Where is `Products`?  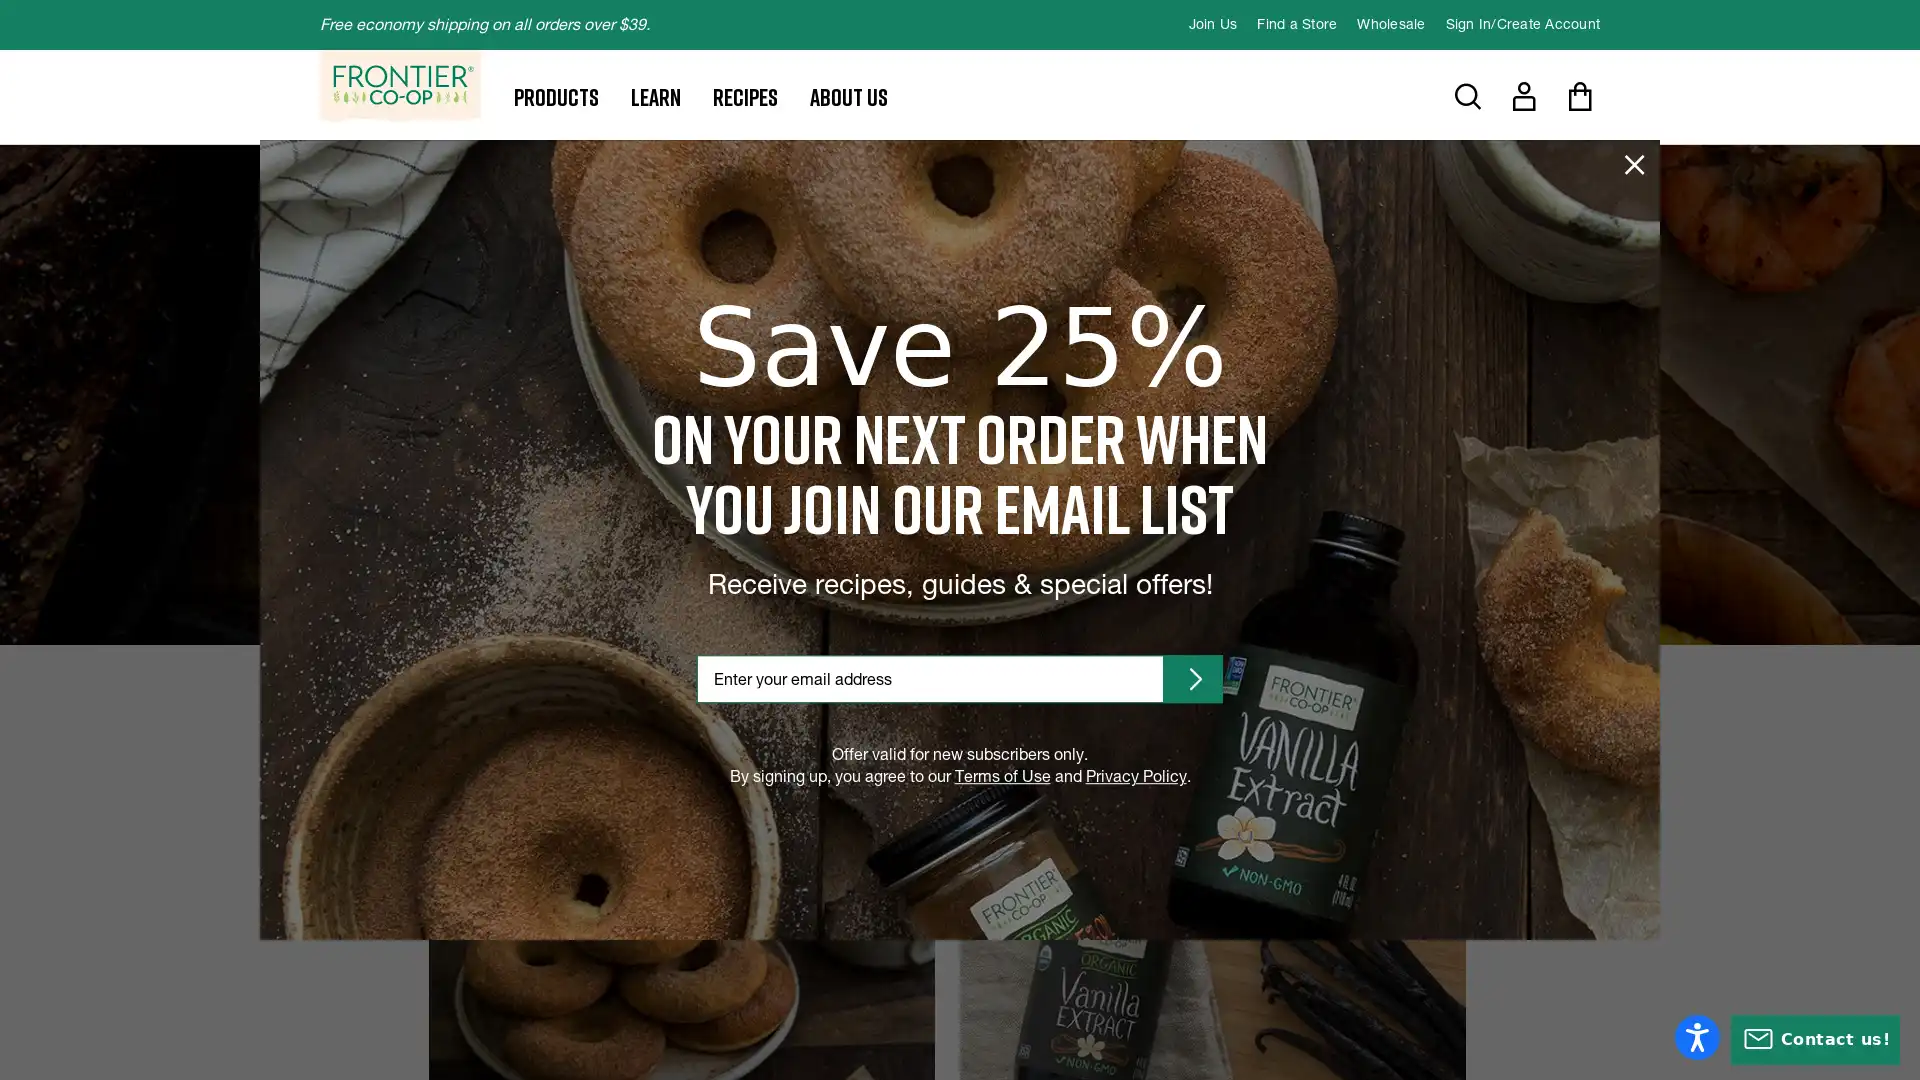 Products is located at coordinates (556, 96).